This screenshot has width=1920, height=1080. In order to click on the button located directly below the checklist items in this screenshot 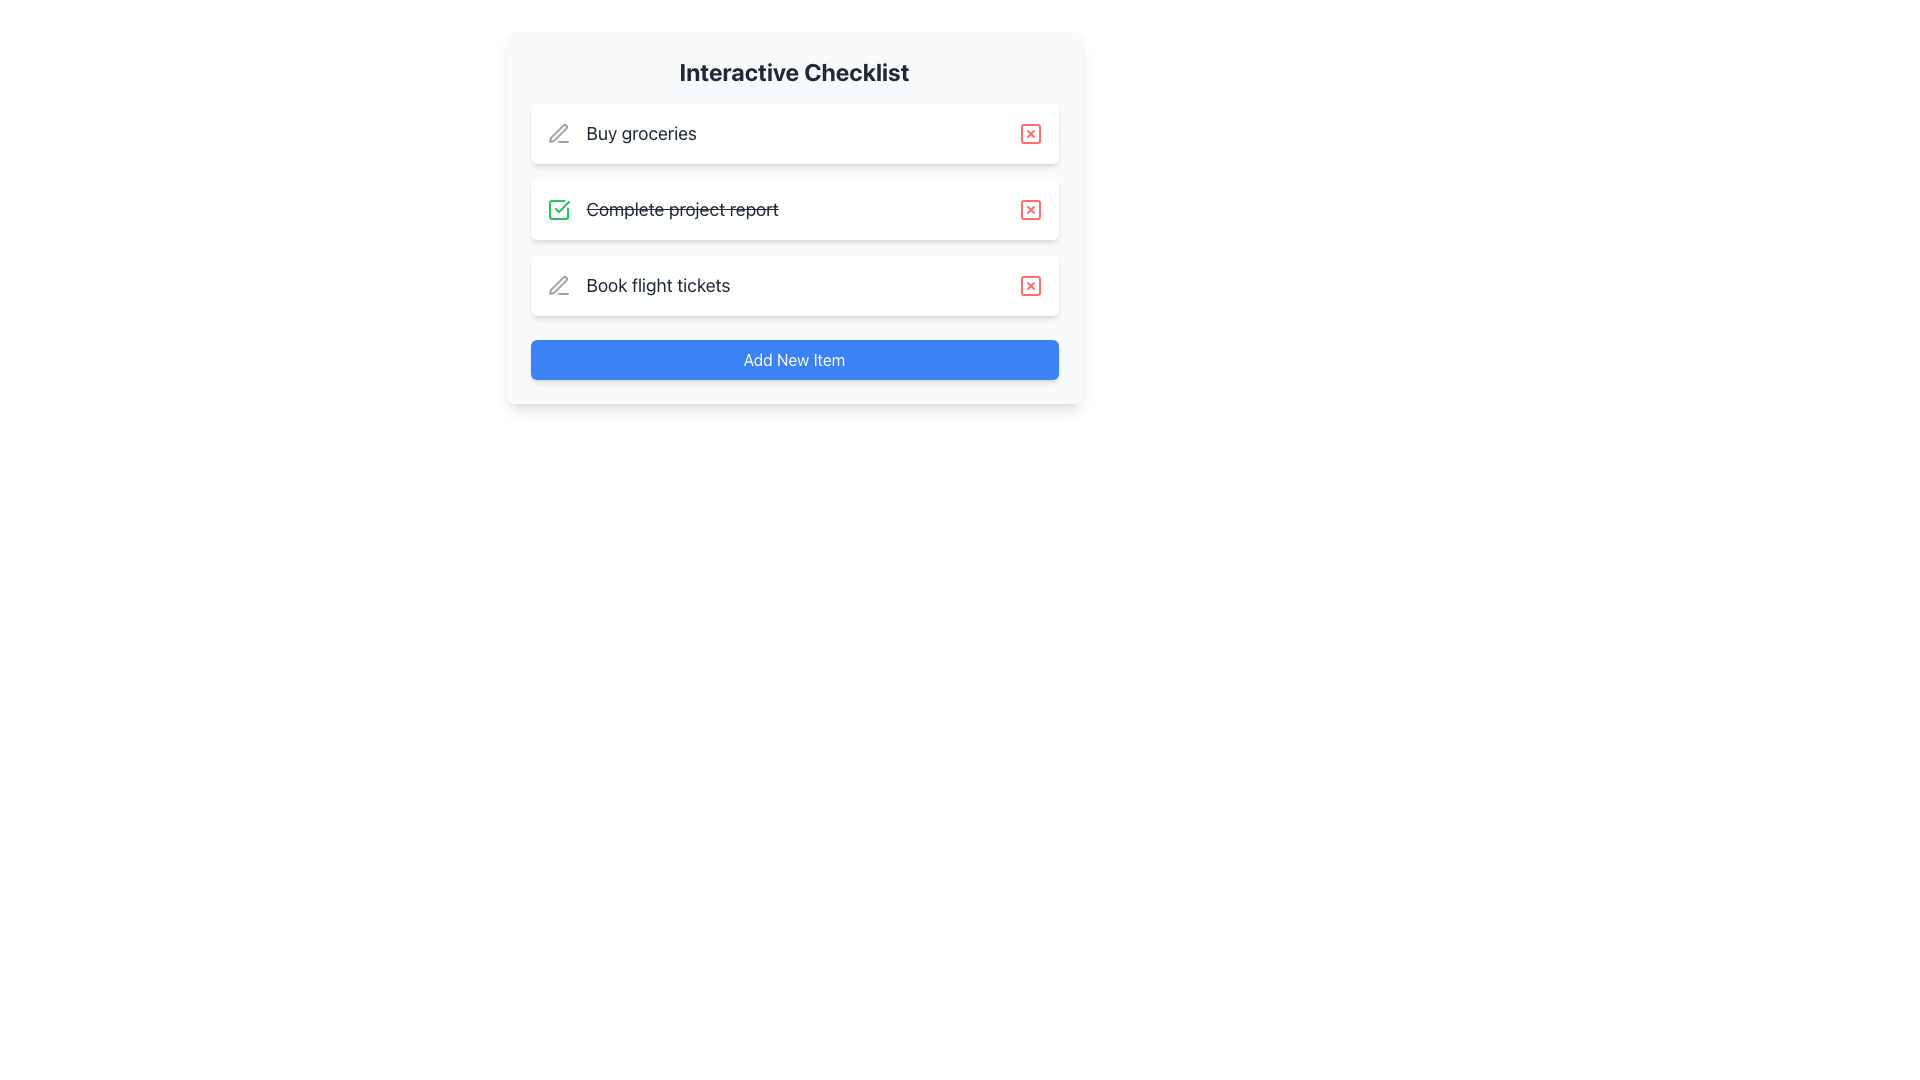, I will do `click(793, 358)`.